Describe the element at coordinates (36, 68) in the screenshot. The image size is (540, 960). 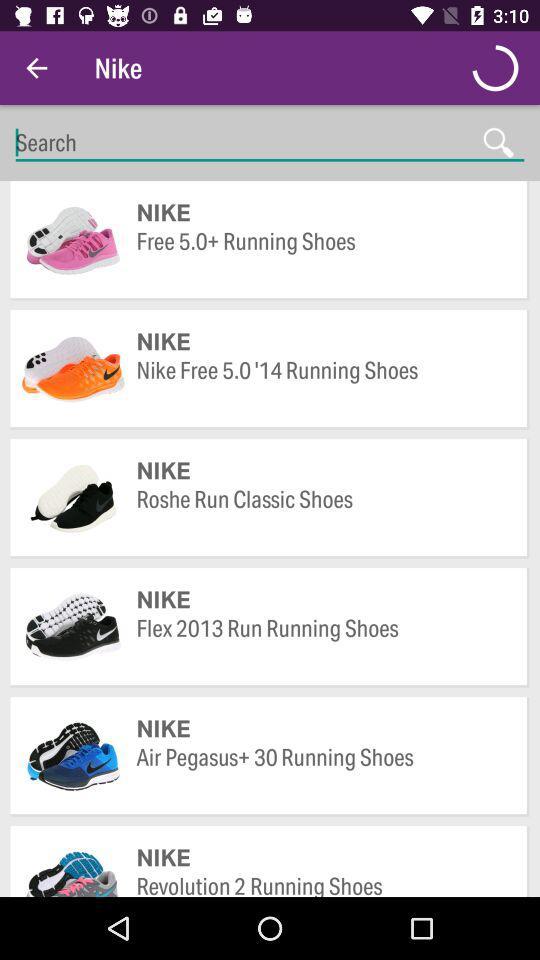
I see `the item next to nike item` at that location.